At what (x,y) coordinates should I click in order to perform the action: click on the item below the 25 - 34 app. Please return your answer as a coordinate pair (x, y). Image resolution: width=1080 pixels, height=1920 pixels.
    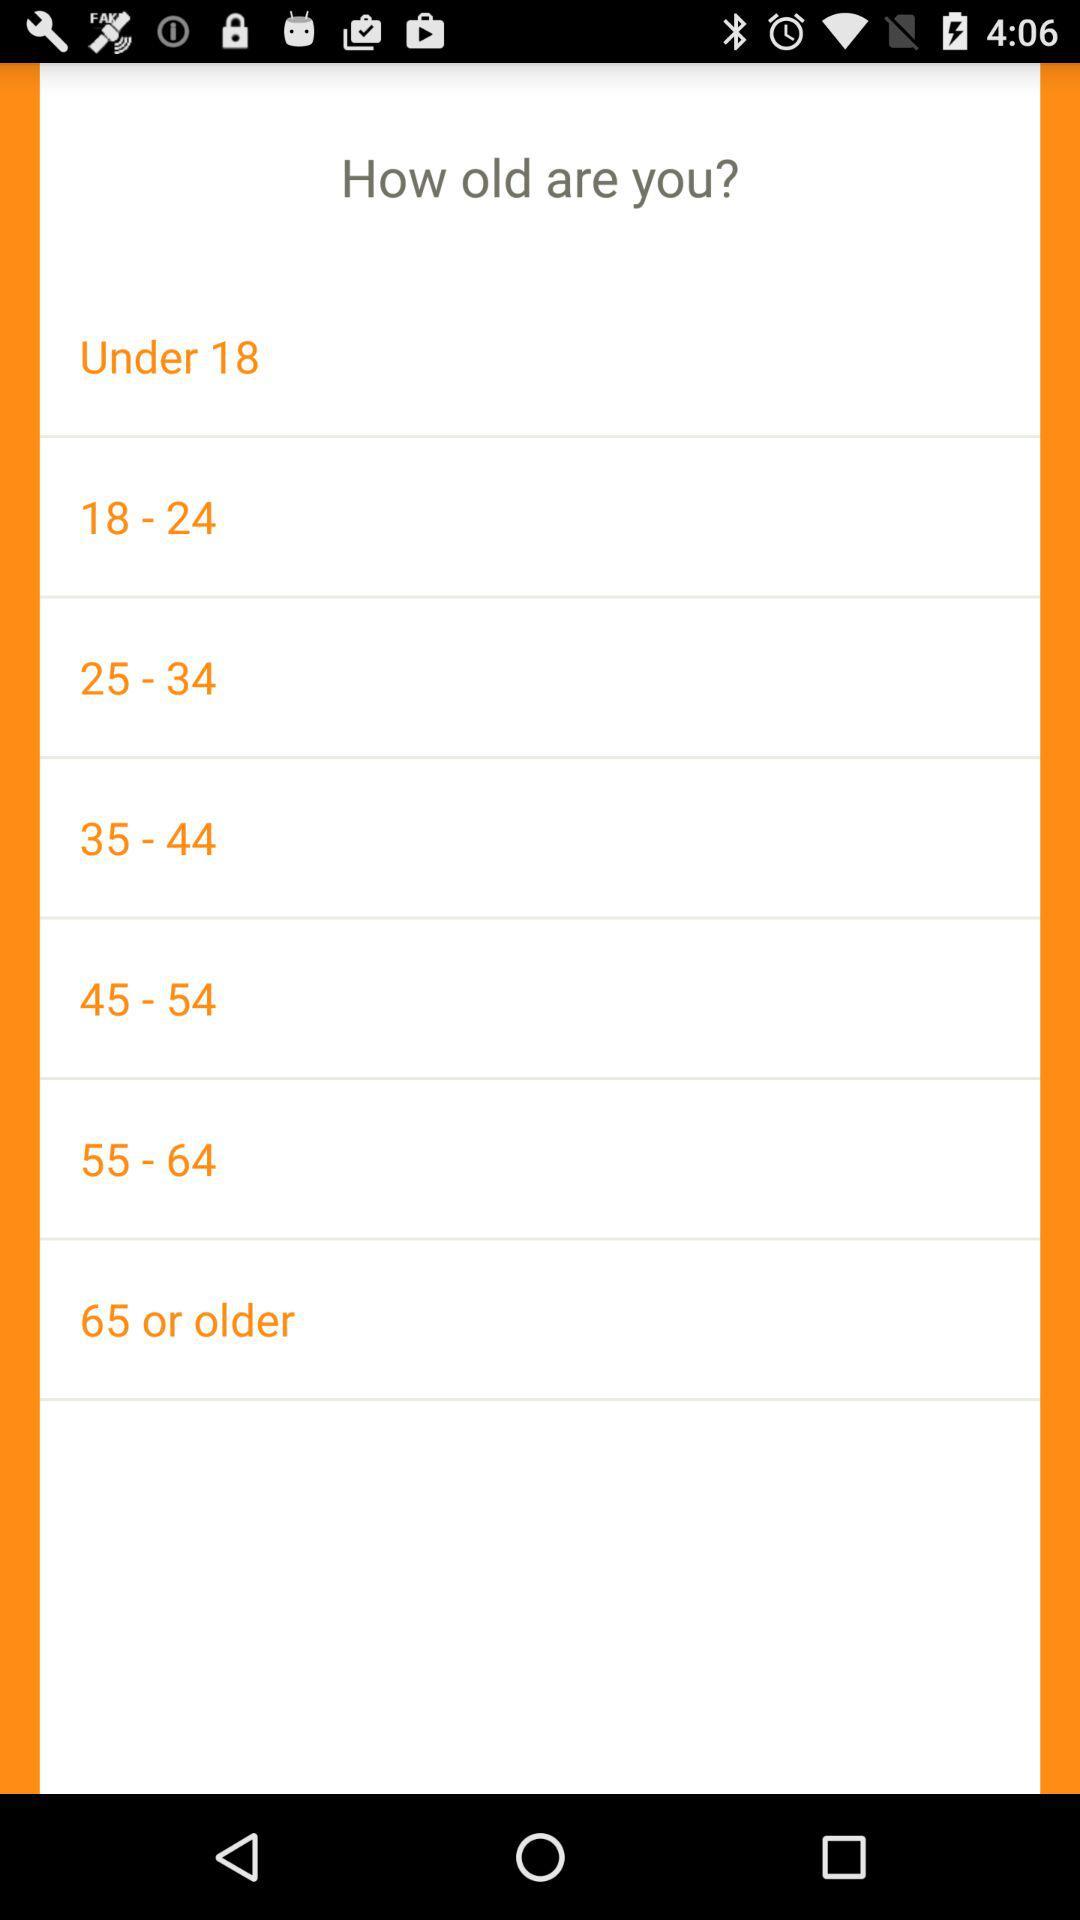
    Looking at the image, I should click on (540, 837).